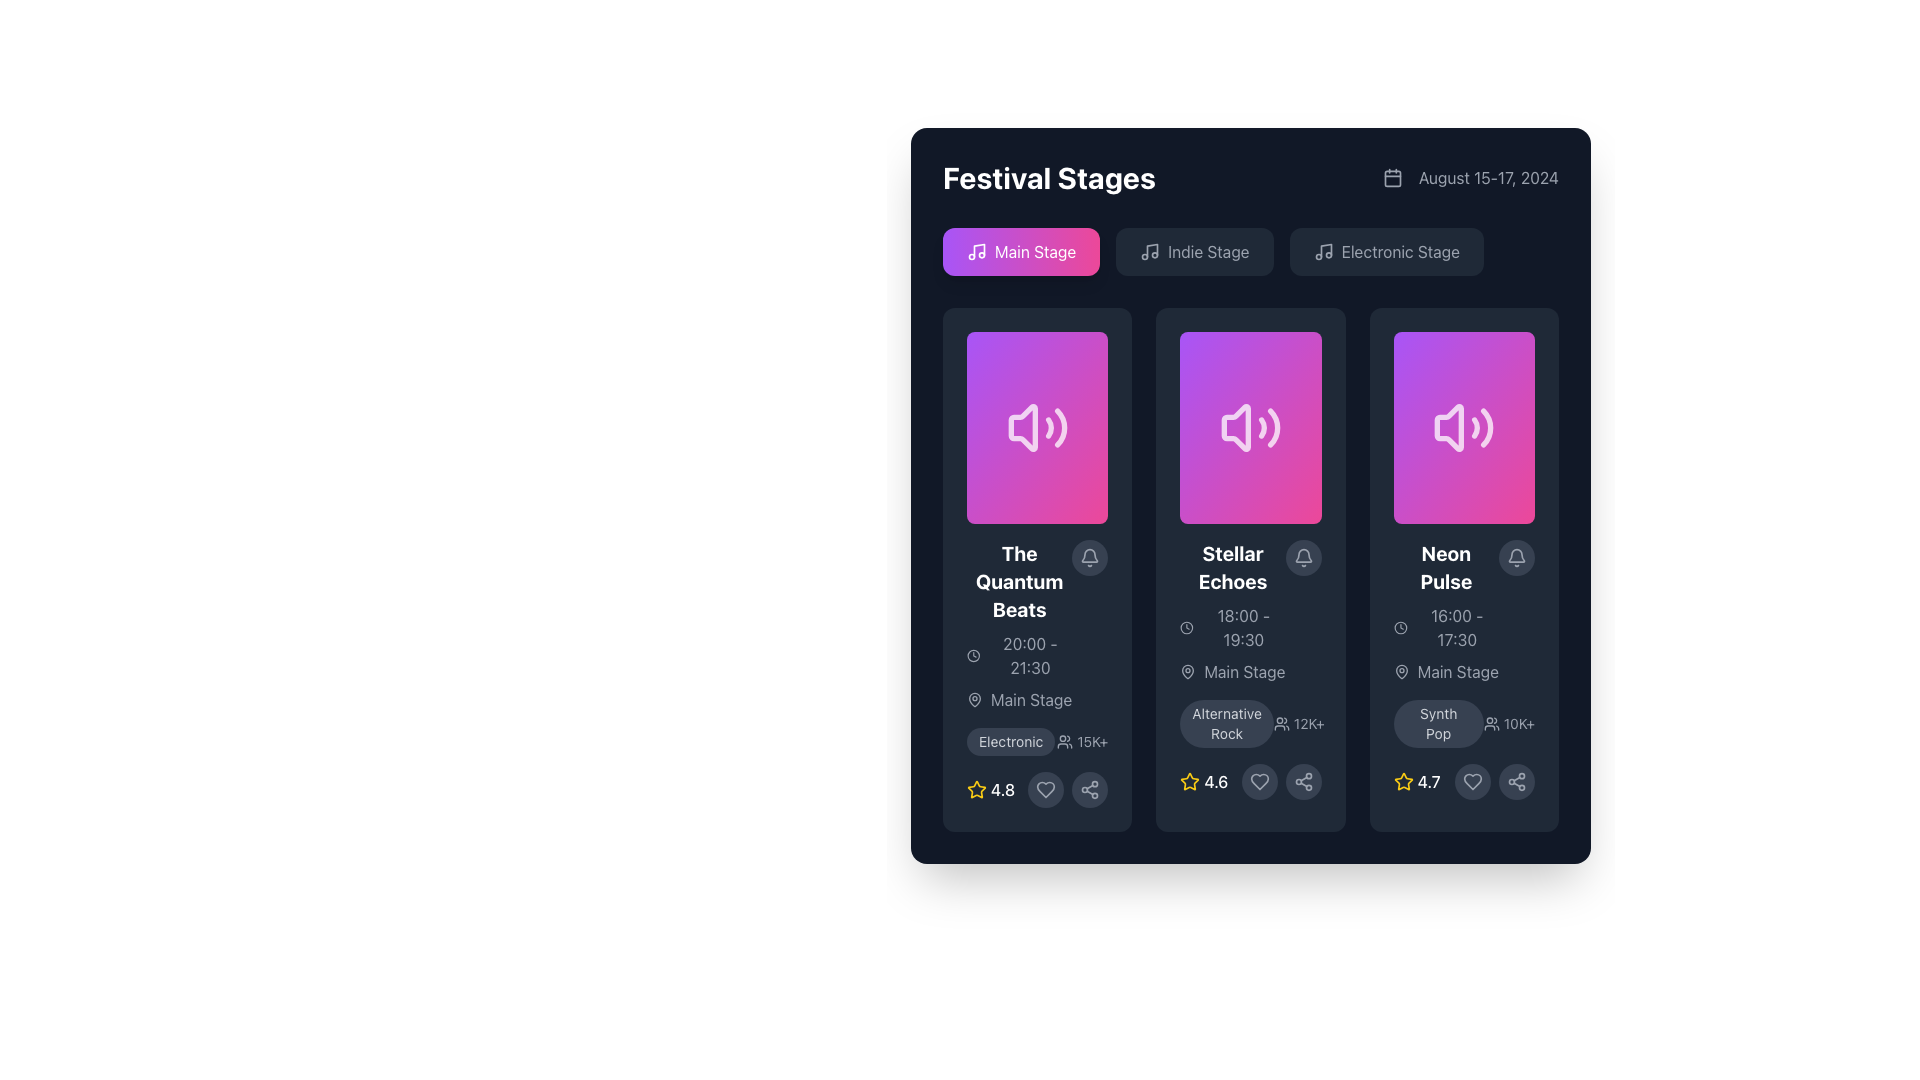 The width and height of the screenshot is (1920, 1080). What do you see at coordinates (1011, 741) in the screenshot?
I see `the pill-shaped button labeled 'Electronic' with a medium gray background, located at the lower part of the first card in a grid of three cards` at bounding box center [1011, 741].